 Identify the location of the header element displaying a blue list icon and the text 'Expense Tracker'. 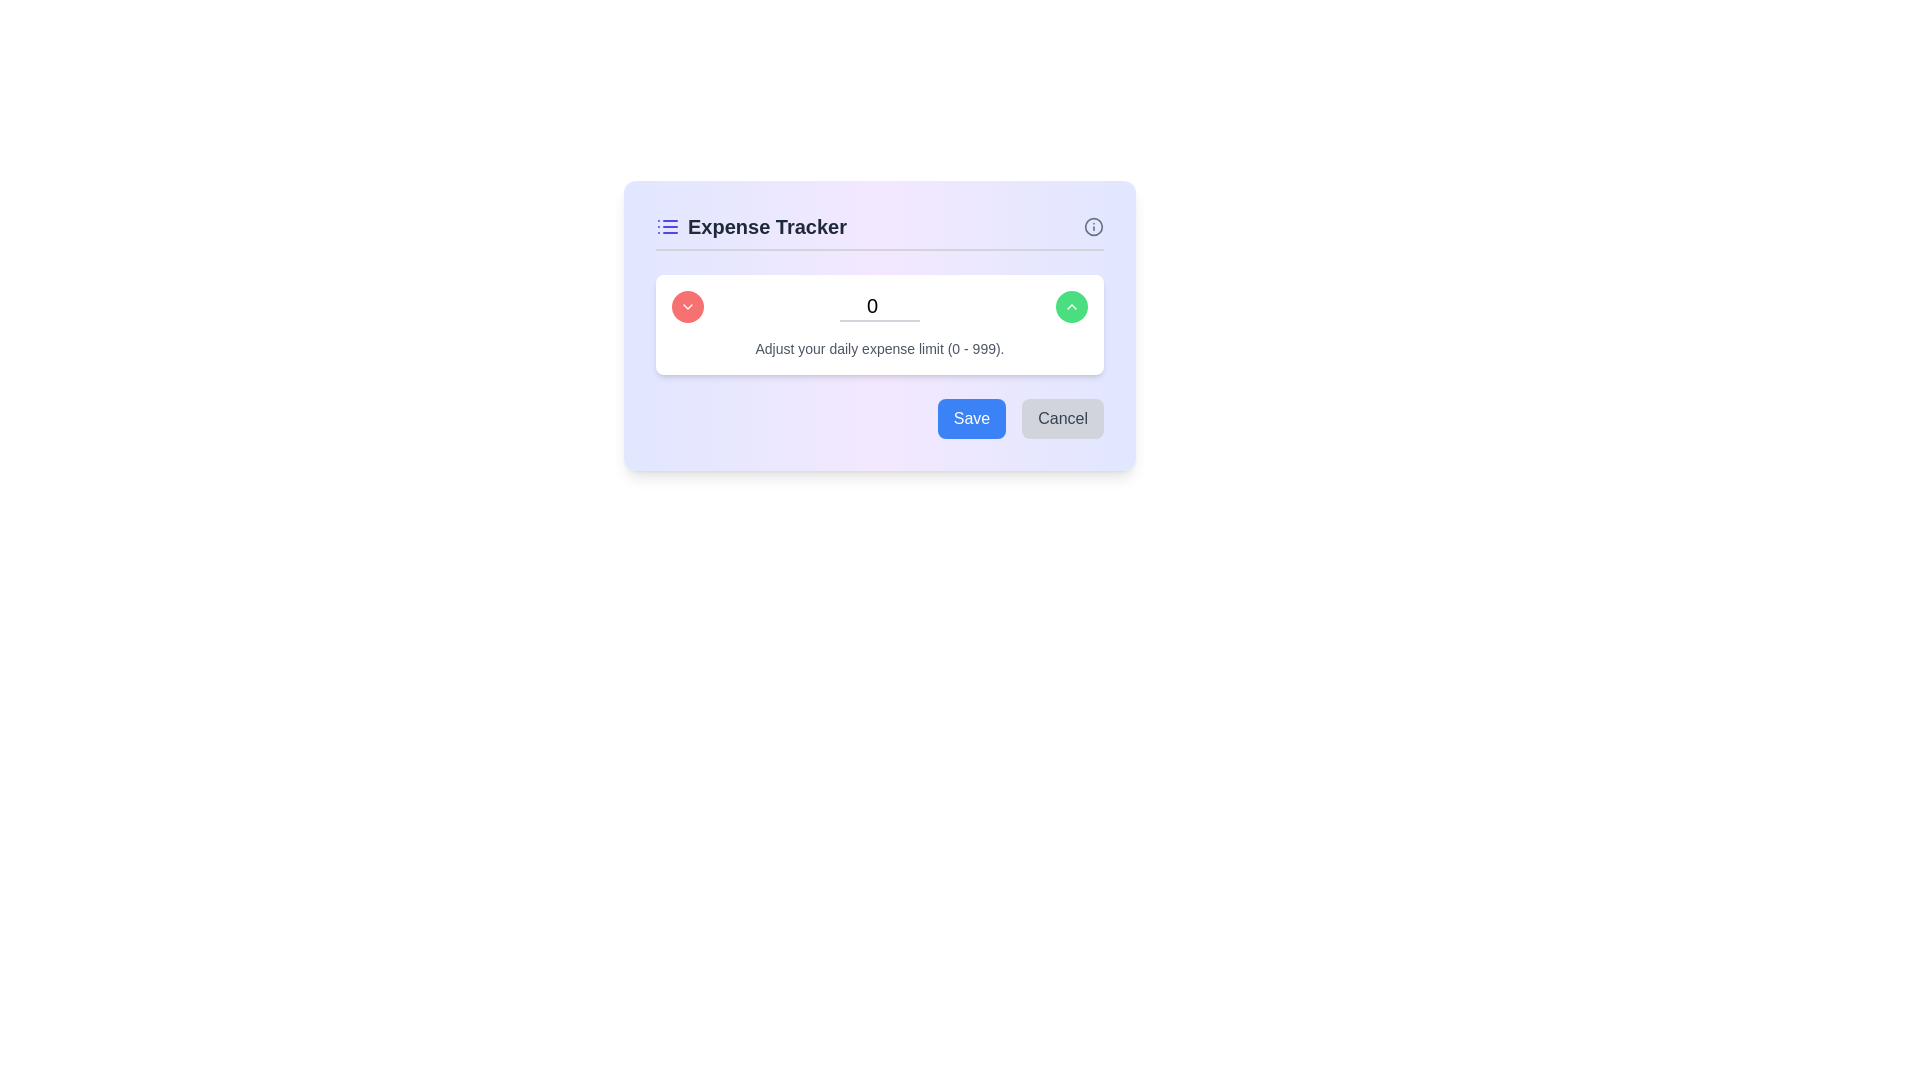
(750, 226).